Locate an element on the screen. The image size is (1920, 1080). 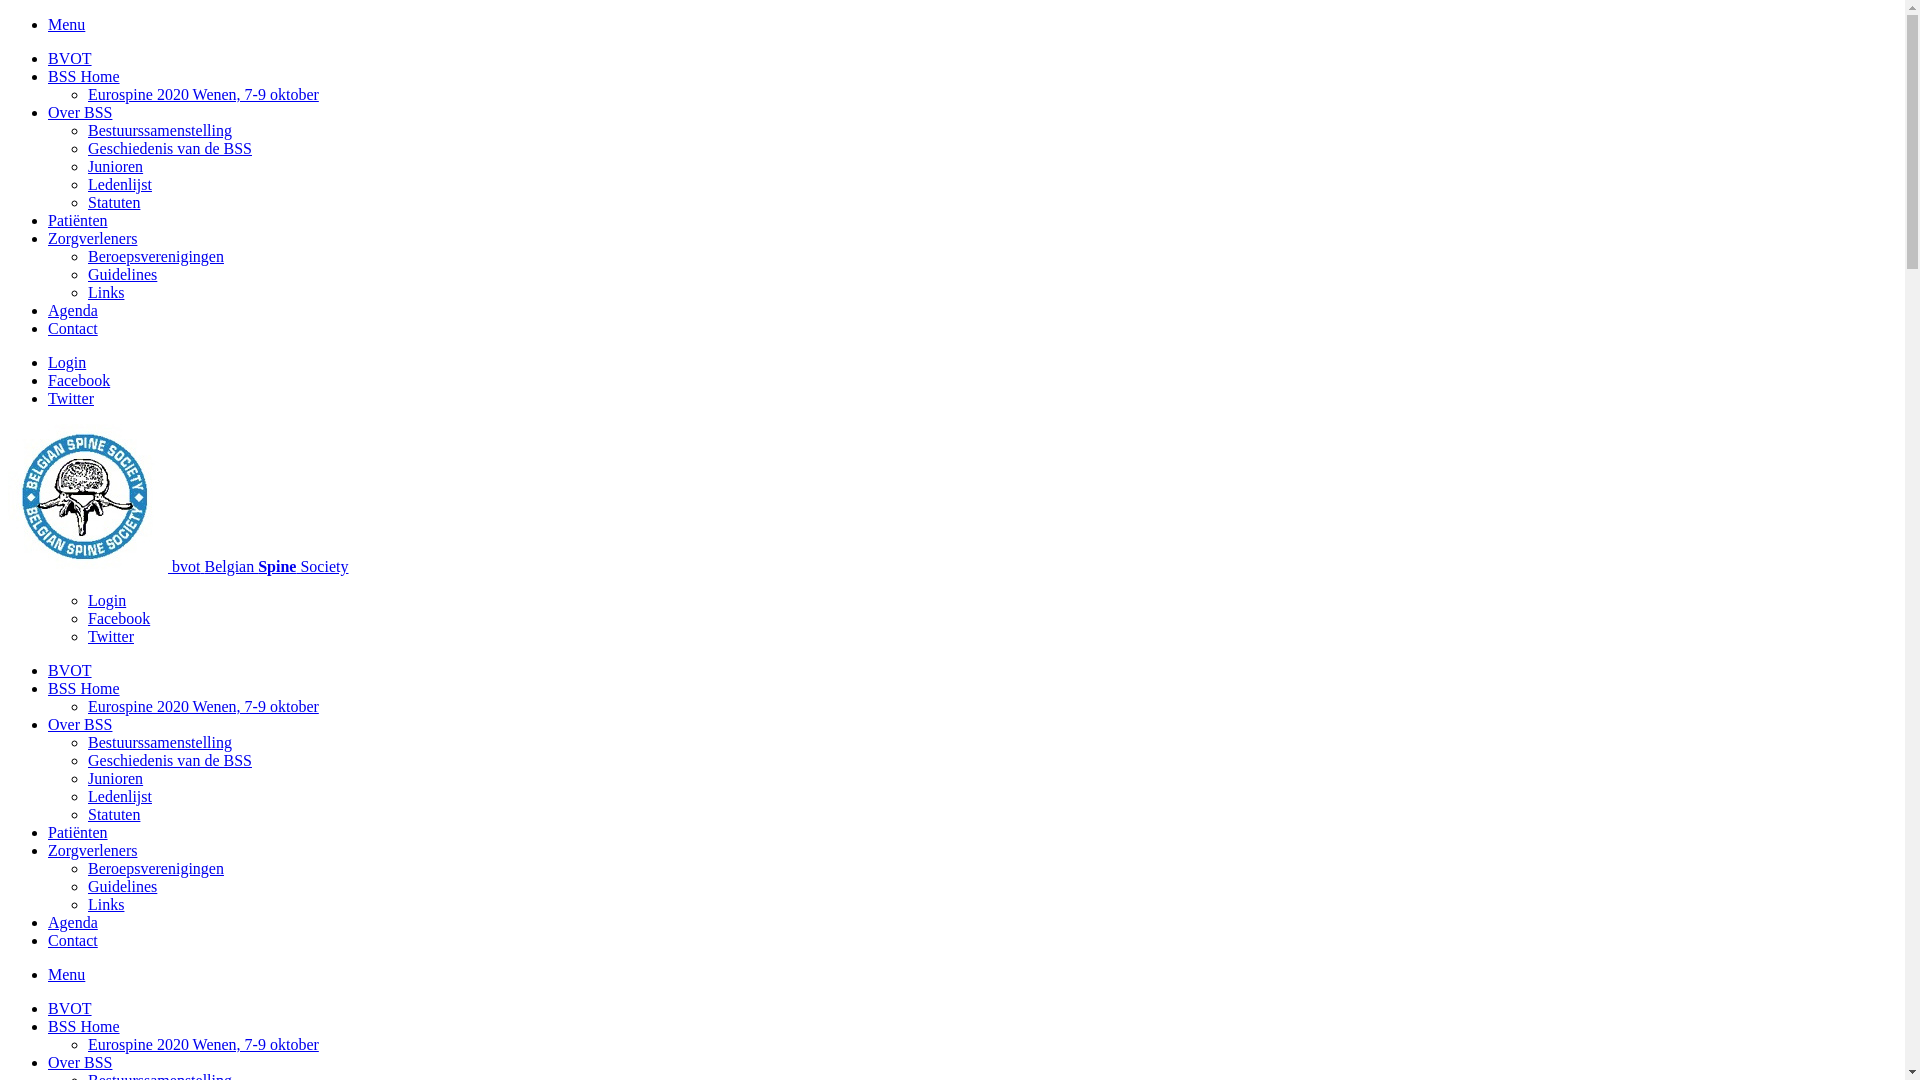
'Agenda' is located at coordinates (72, 922).